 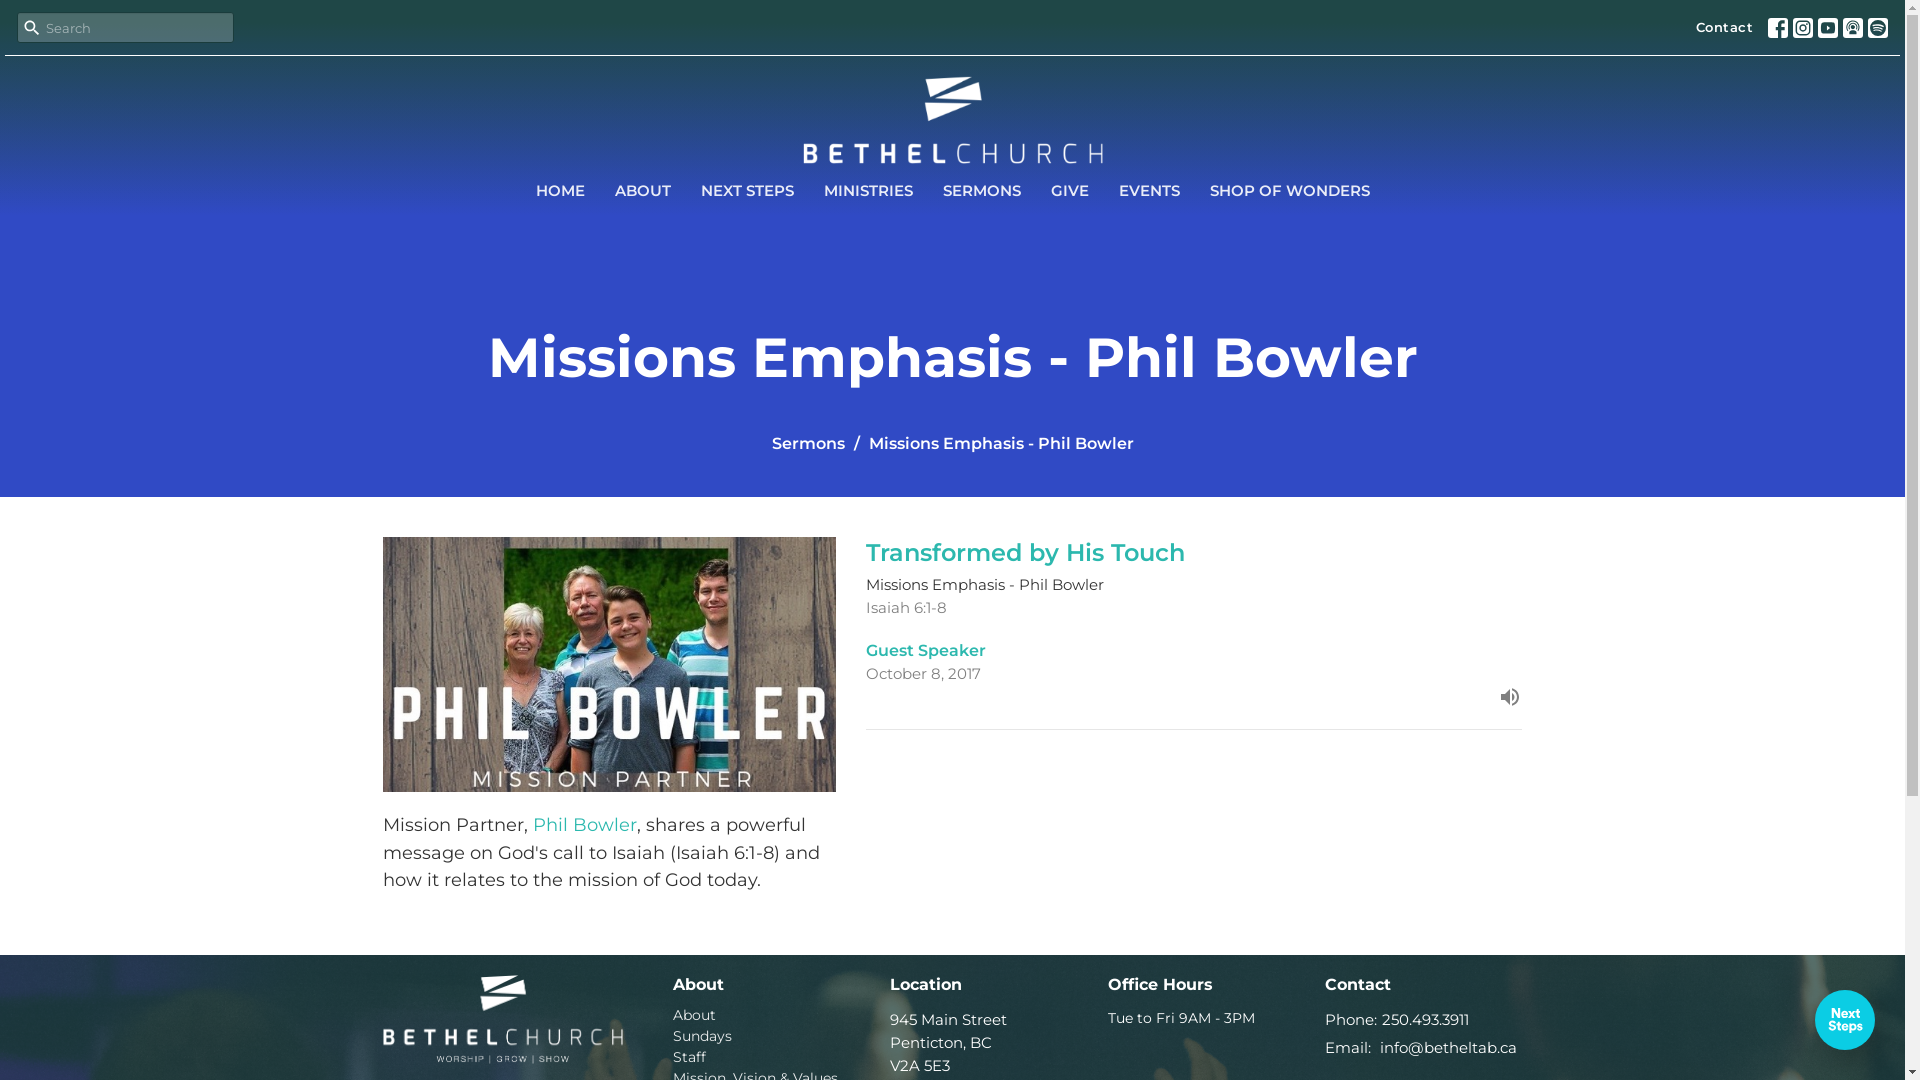 What do you see at coordinates (1049, 190) in the screenshot?
I see `'GIVE'` at bounding box center [1049, 190].